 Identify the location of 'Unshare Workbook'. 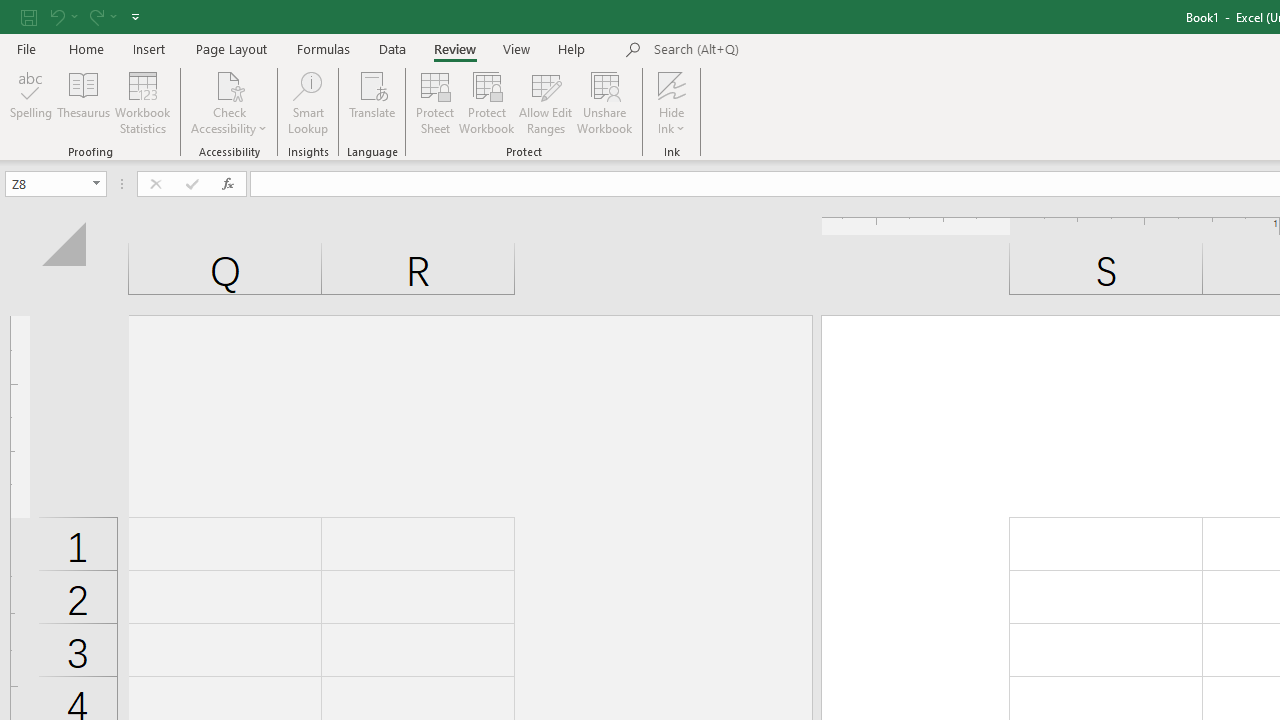
(603, 103).